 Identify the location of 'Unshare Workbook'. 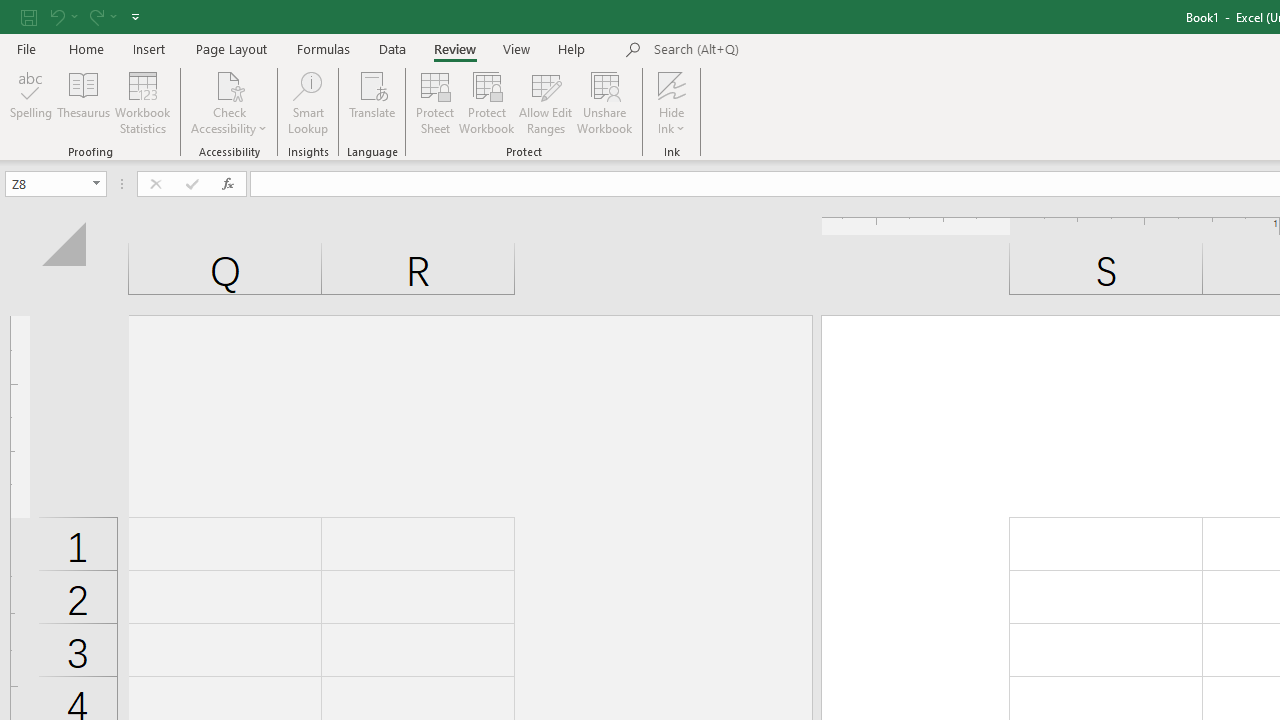
(603, 103).